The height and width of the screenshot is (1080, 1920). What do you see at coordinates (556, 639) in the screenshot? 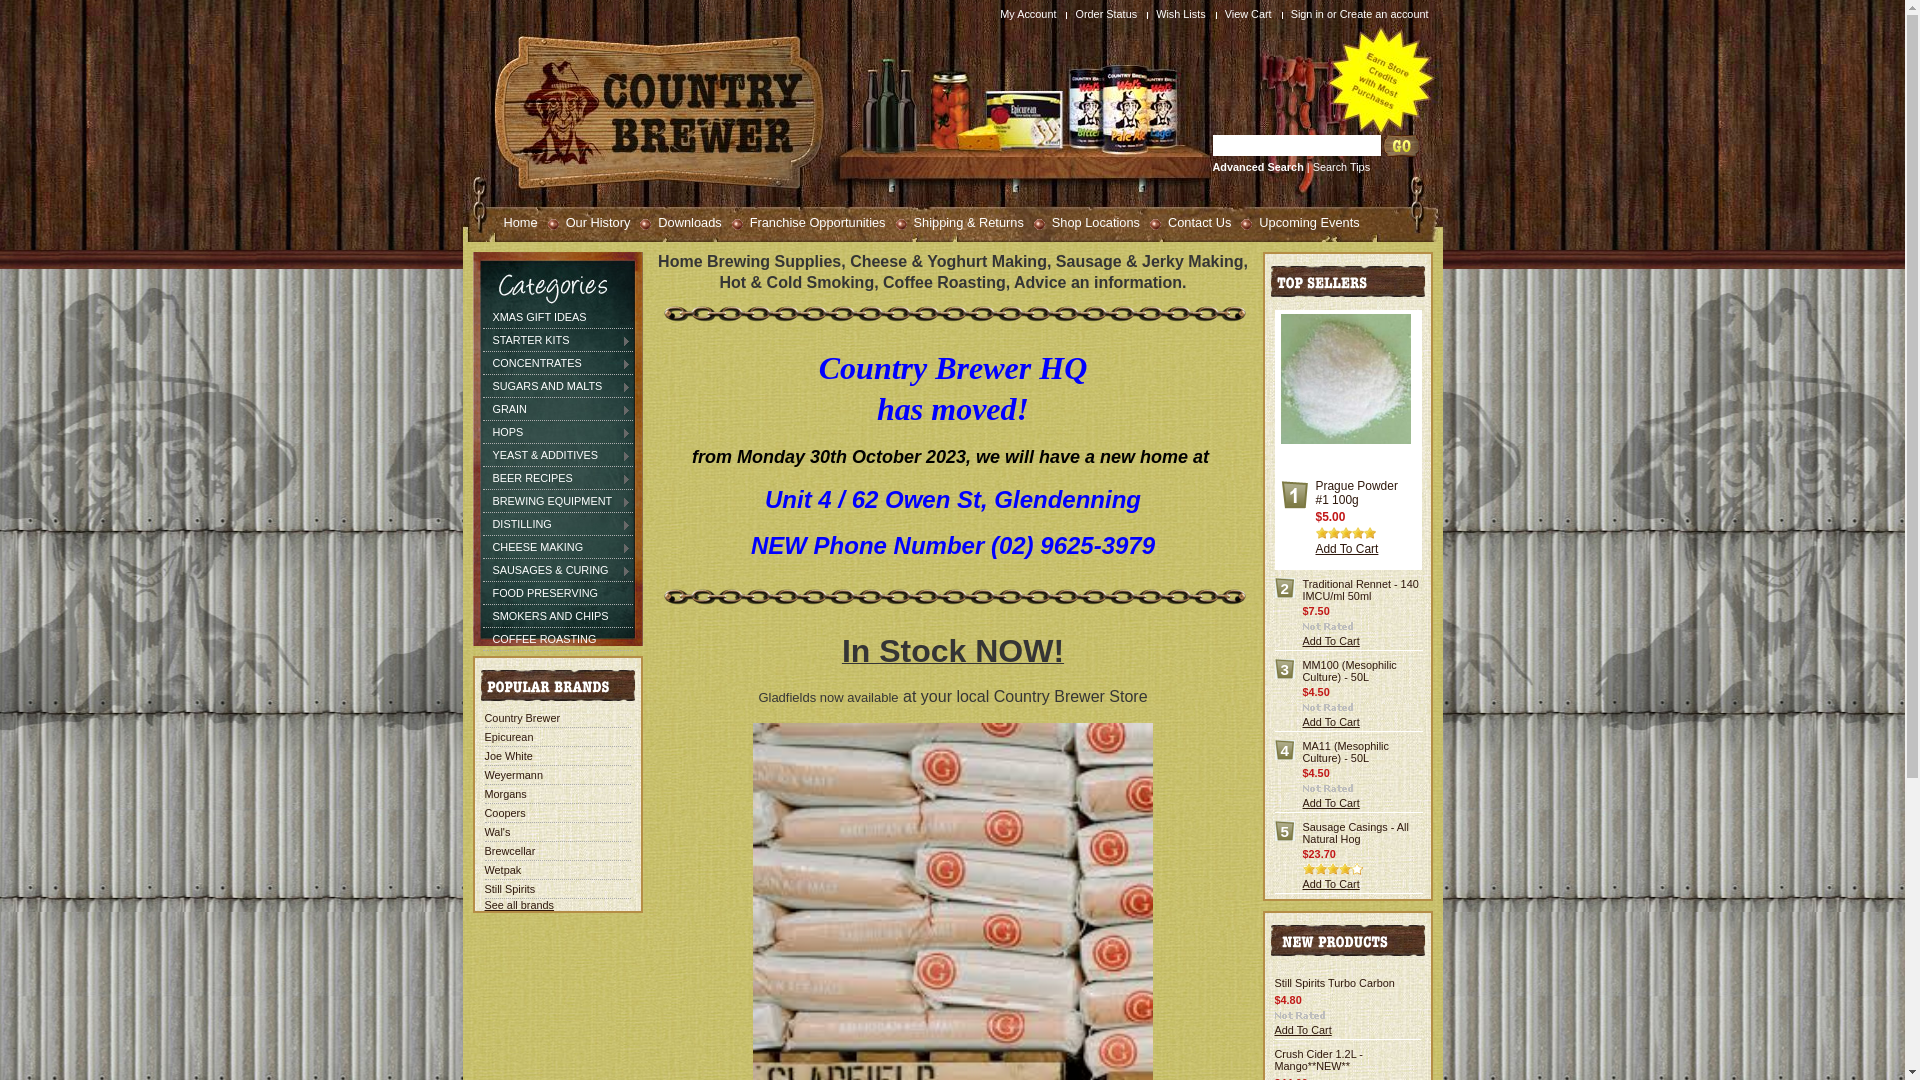
I see `'COFFEE ROASTING'` at bounding box center [556, 639].